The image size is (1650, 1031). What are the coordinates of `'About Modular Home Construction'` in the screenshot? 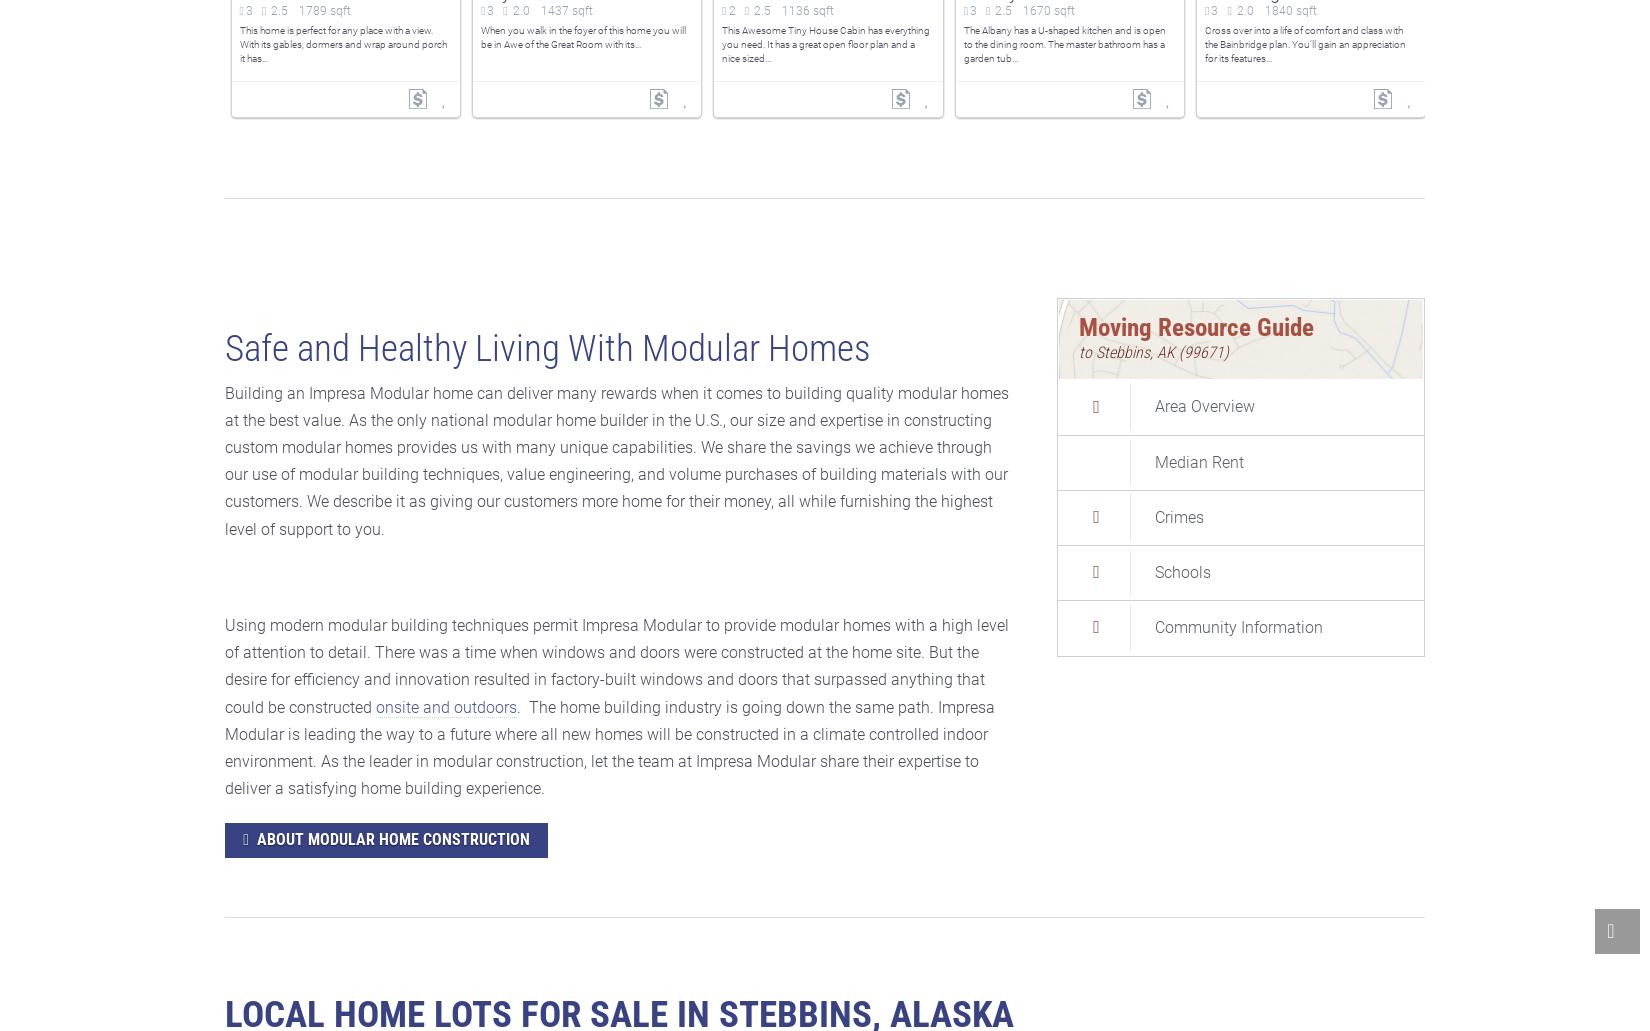 It's located at (393, 839).